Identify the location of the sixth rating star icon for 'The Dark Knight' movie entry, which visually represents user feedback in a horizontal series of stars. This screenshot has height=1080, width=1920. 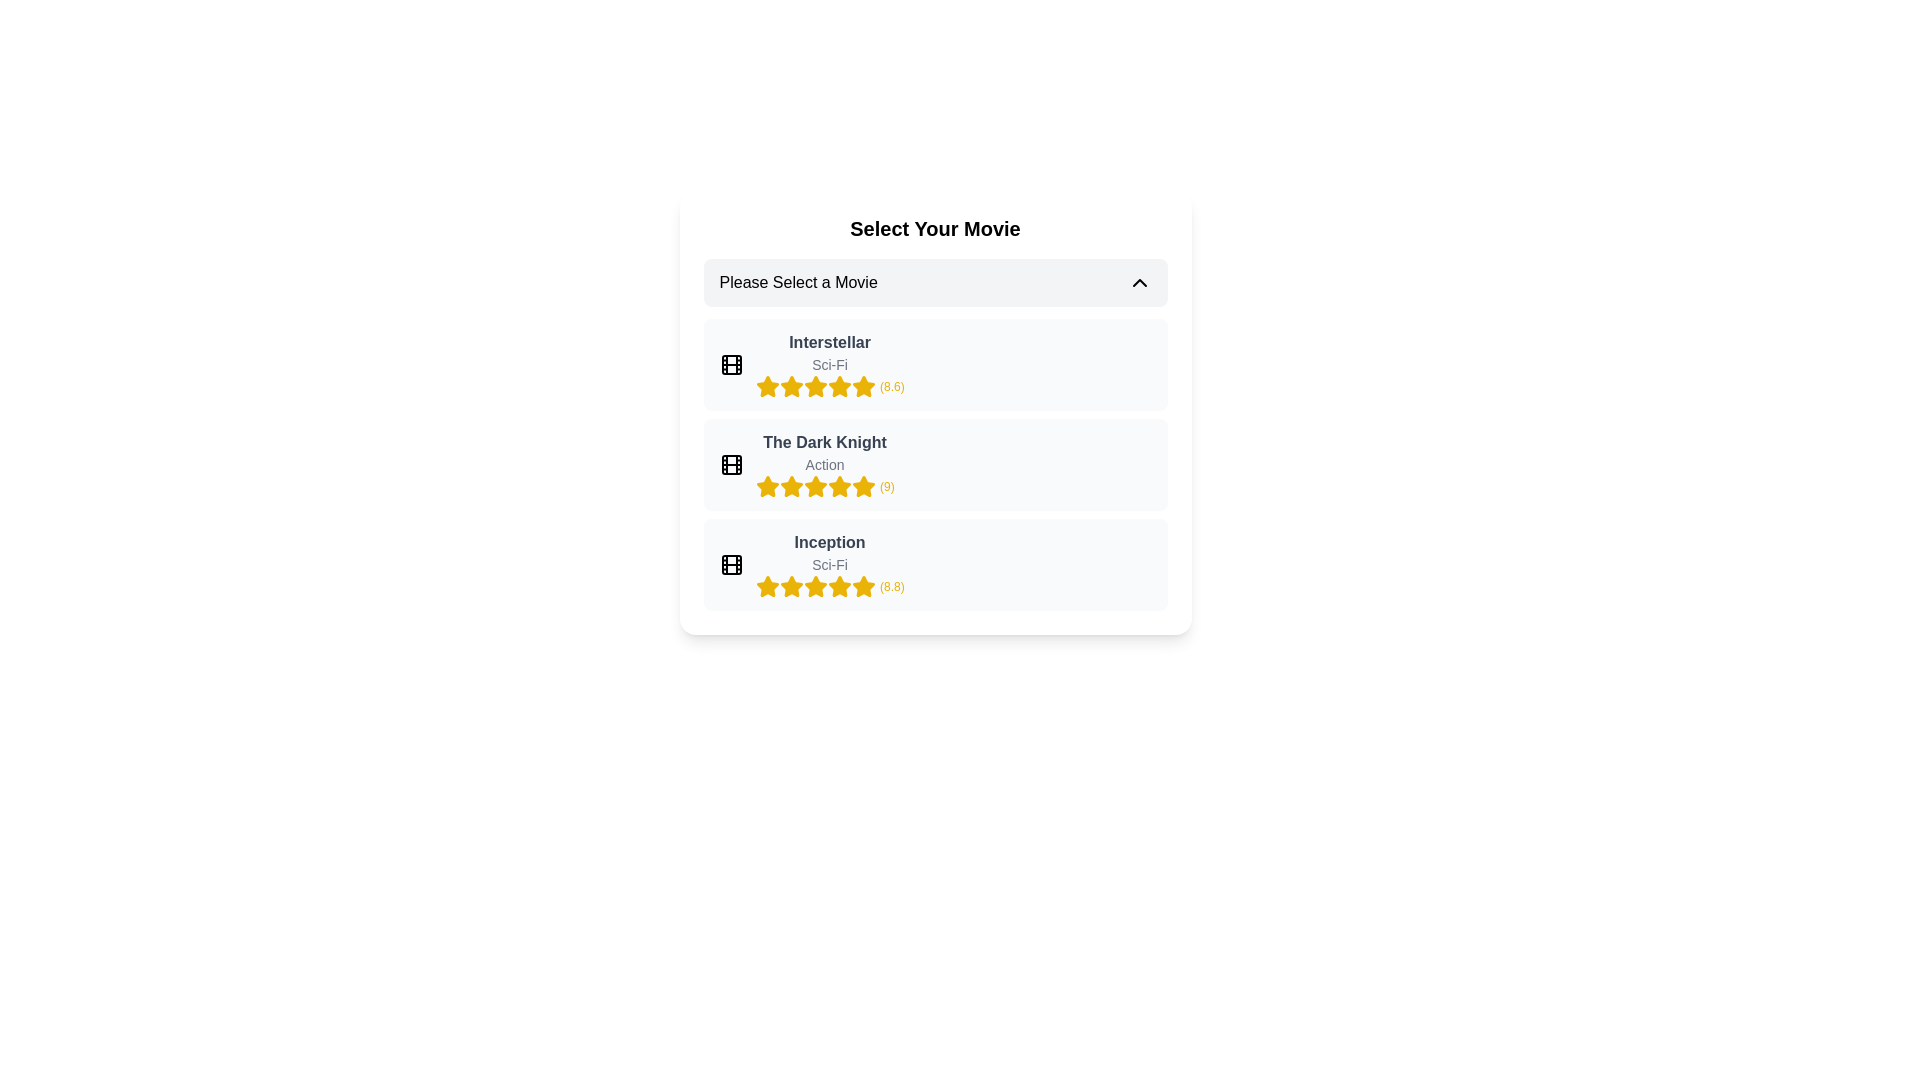
(839, 486).